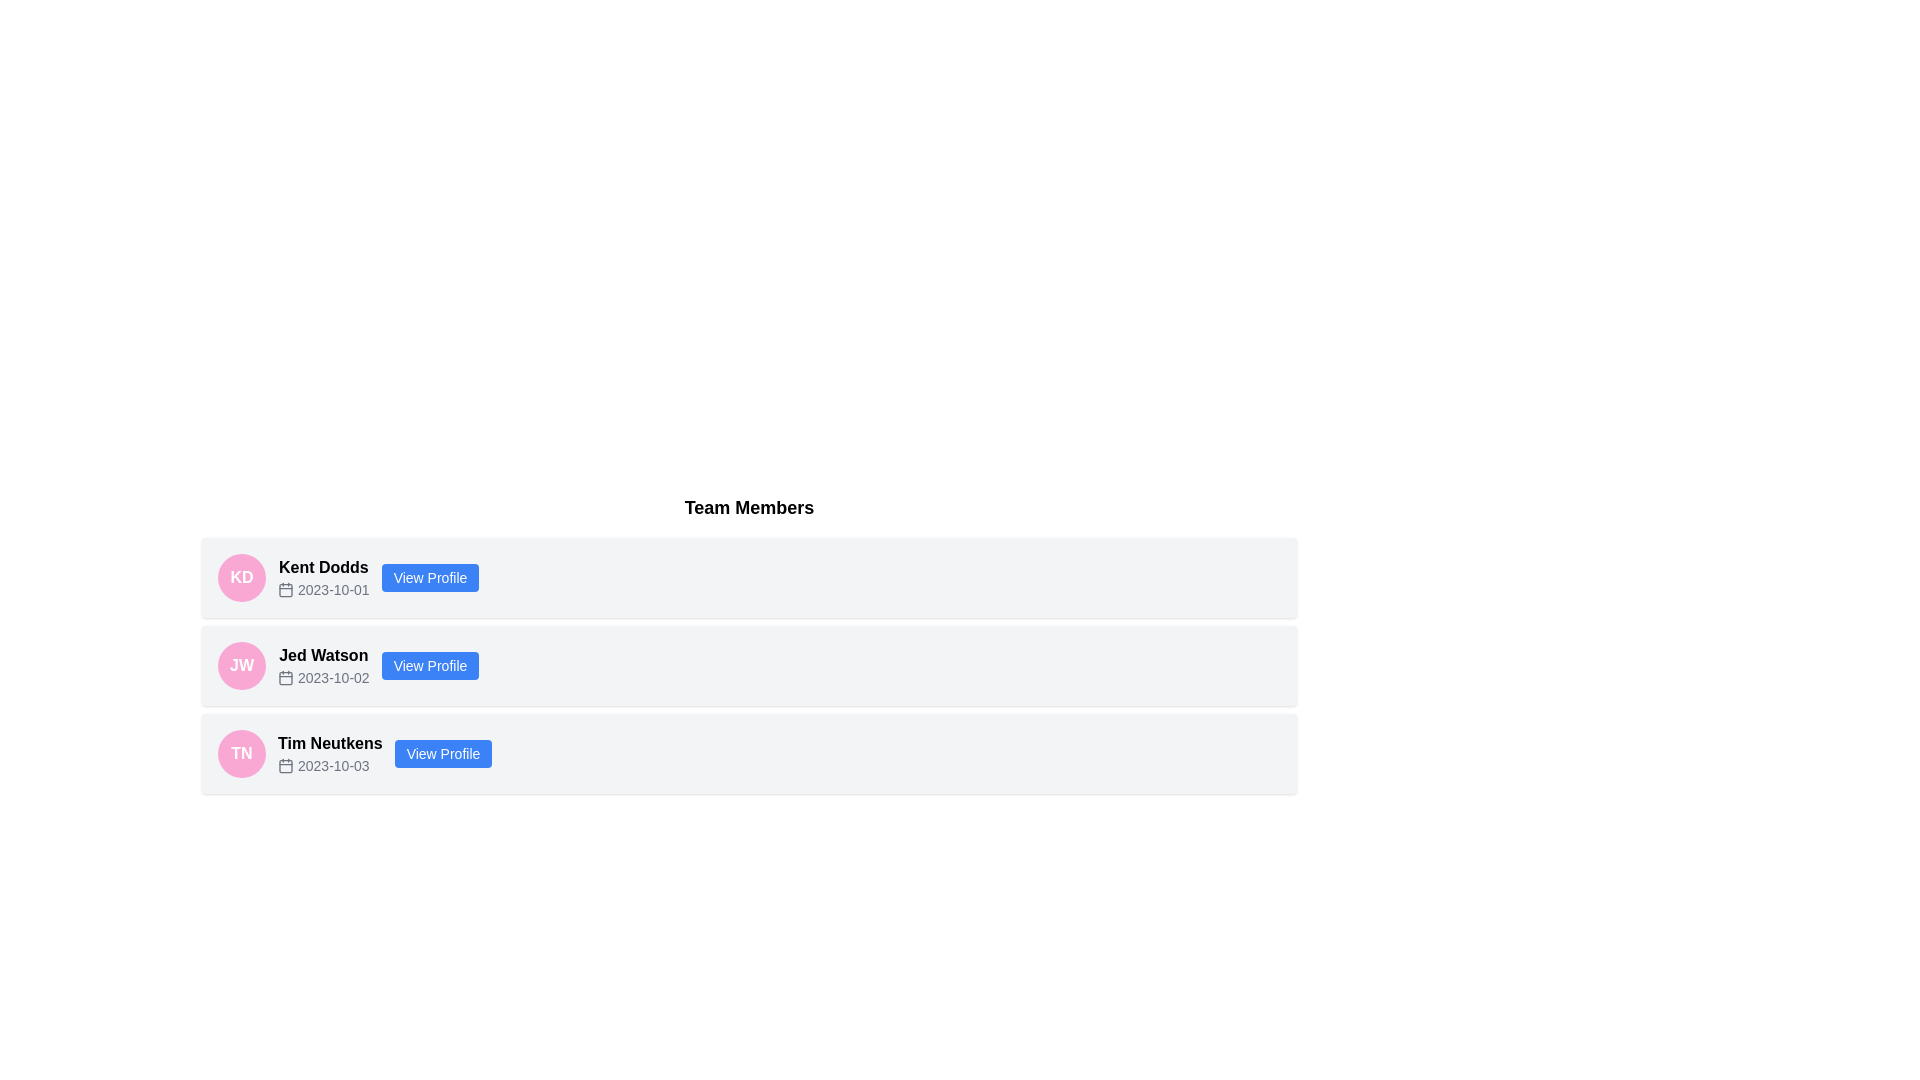 This screenshot has height=1080, width=1920. What do you see at coordinates (333, 765) in the screenshot?
I see `the date display element associated with 'Tim Neutkens' in the 'Team Members' list, which is positioned to the right of the calendar icon` at bounding box center [333, 765].